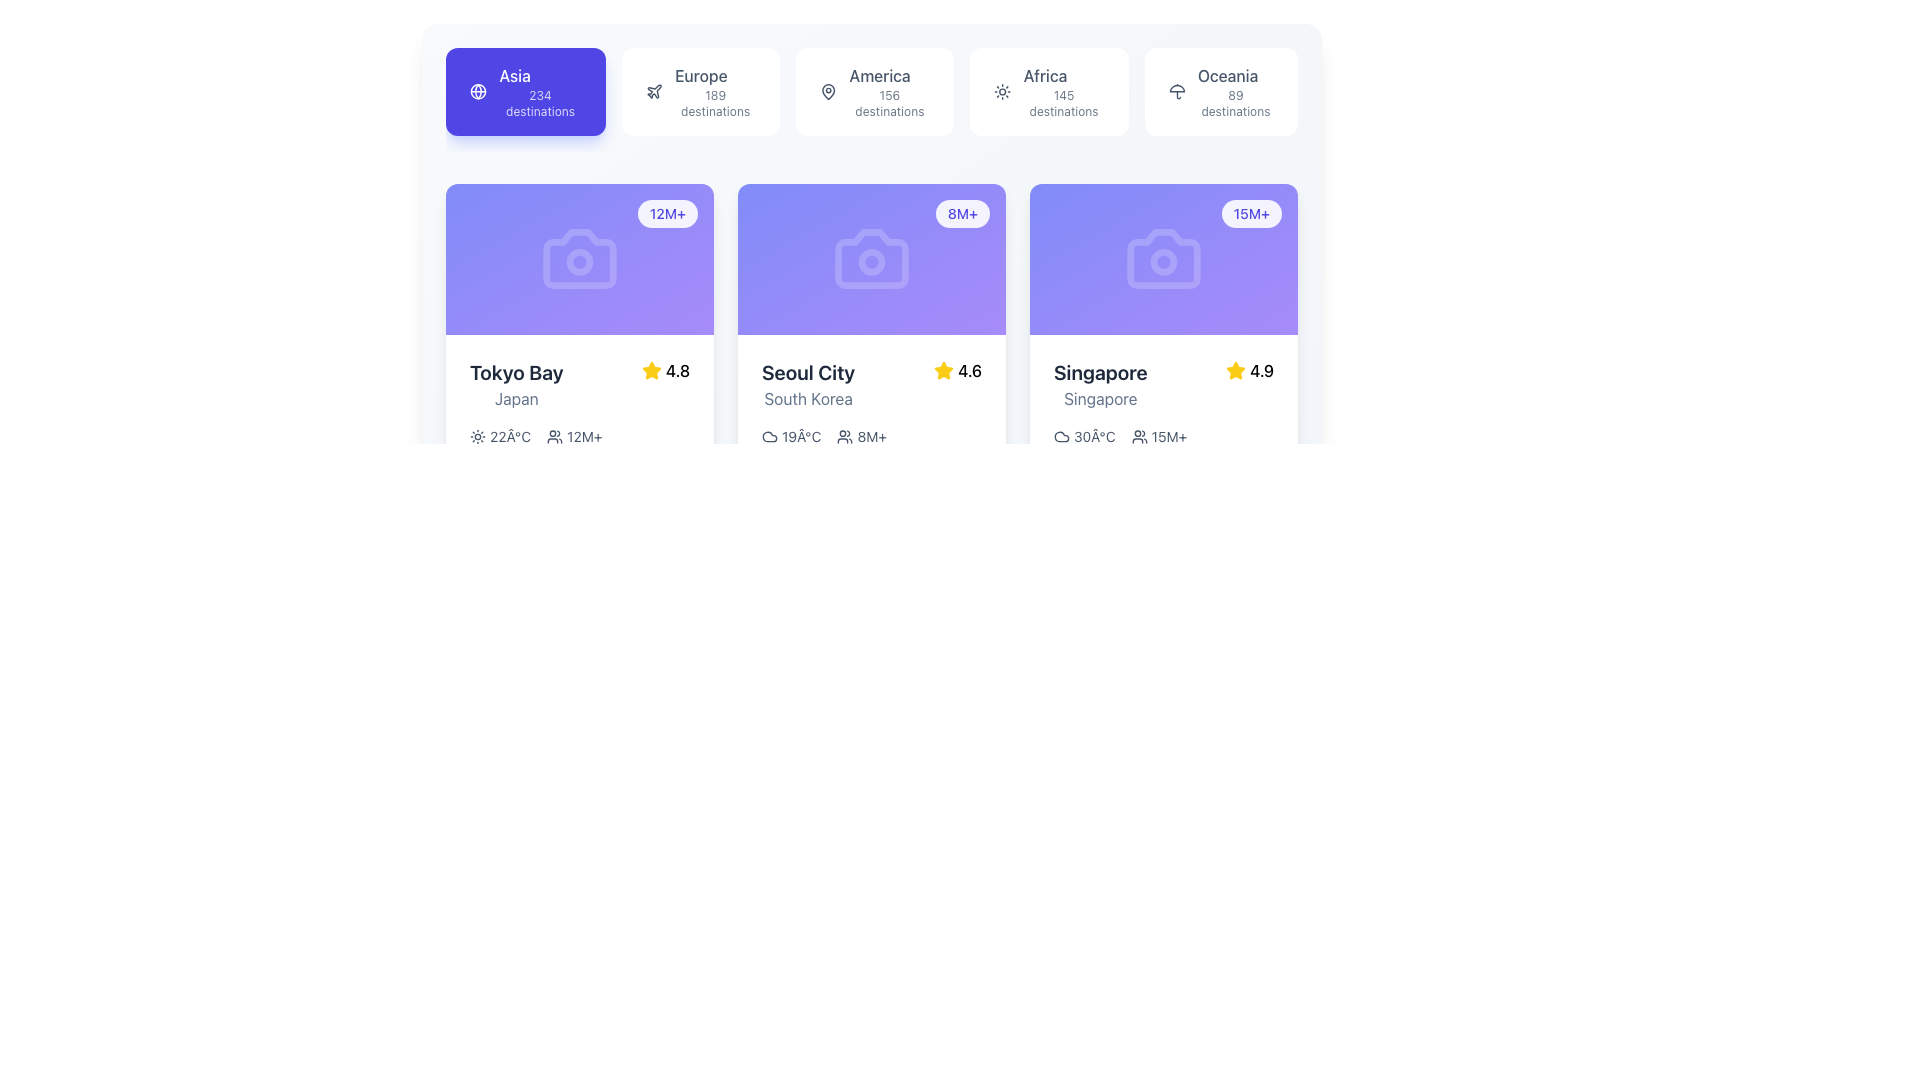  What do you see at coordinates (1063, 92) in the screenshot?
I see `the button labeled 'Africa' which displays '145 destinations' beneath it` at bounding box center [1063, 92].